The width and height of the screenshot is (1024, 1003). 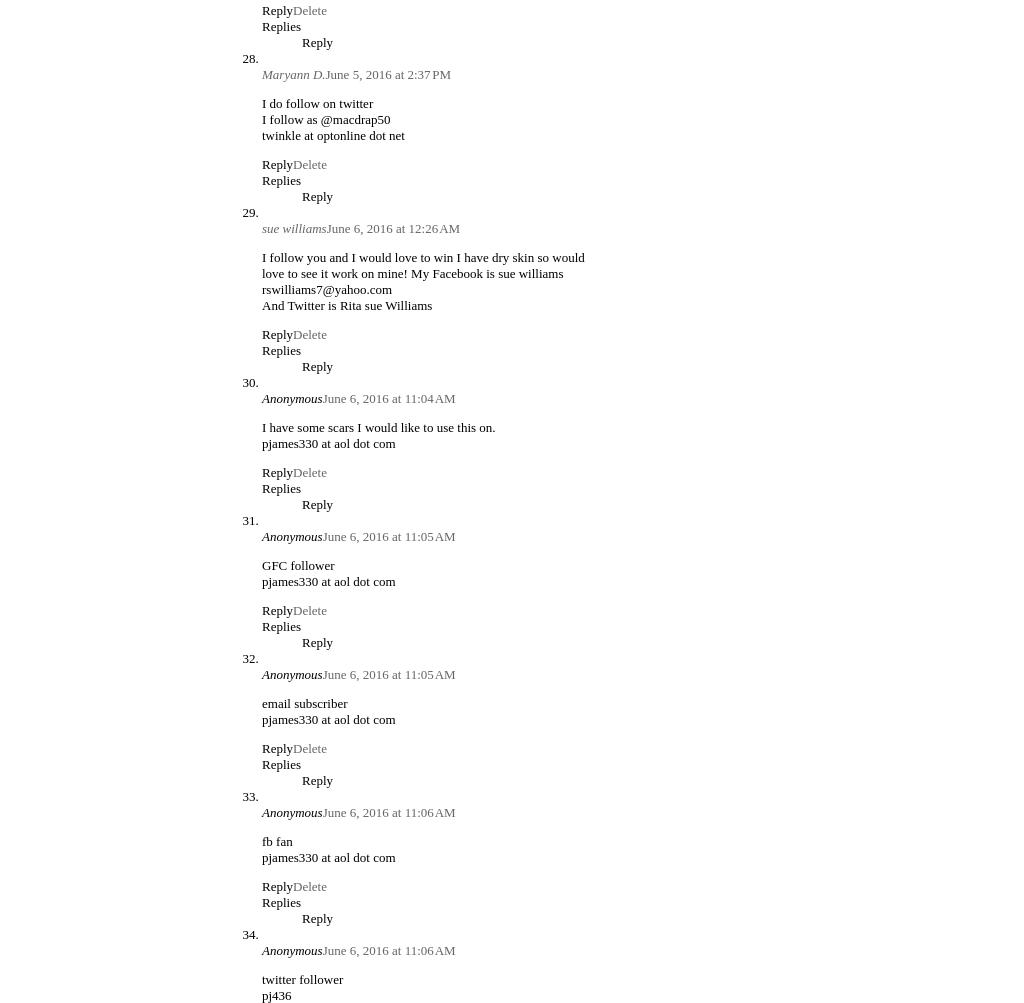 What do you see at coordinates (262, 993) in the screenshot?
I see `'pj436'` at bounding box center [262, 993].